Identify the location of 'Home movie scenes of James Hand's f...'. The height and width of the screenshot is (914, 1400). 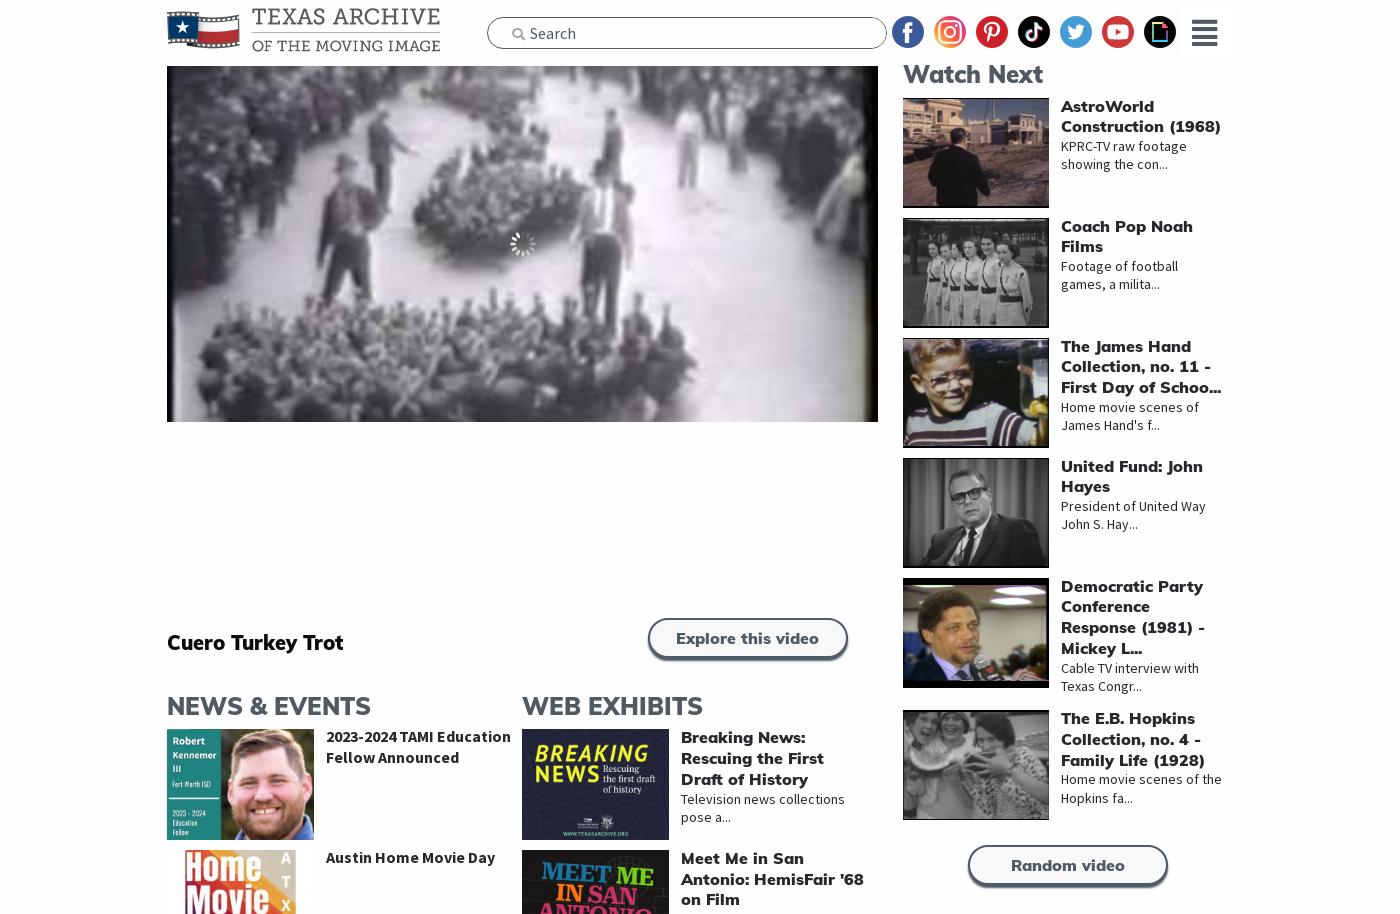
(1129, 414).